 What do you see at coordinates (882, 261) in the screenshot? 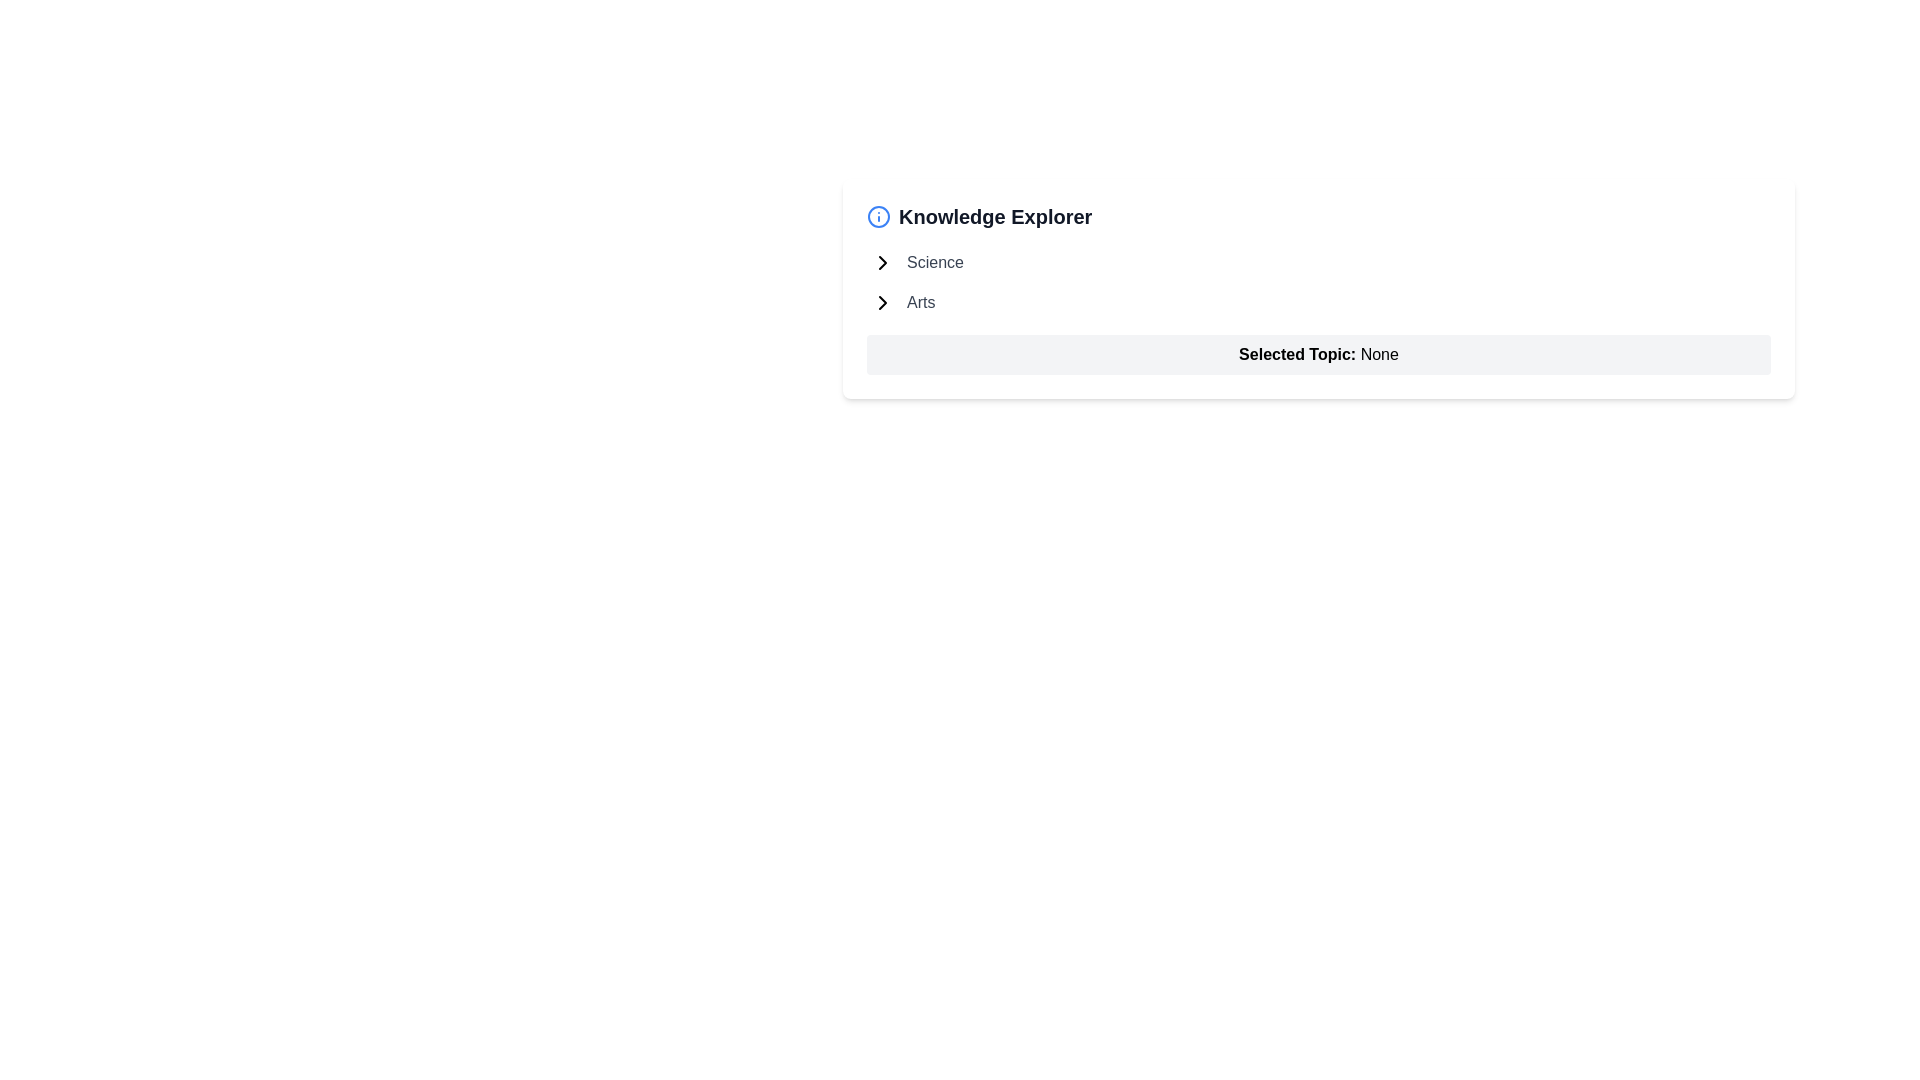
I see `the chevron-like arrow icon located next to the 'Science' label` at bounding box center [882, 261].